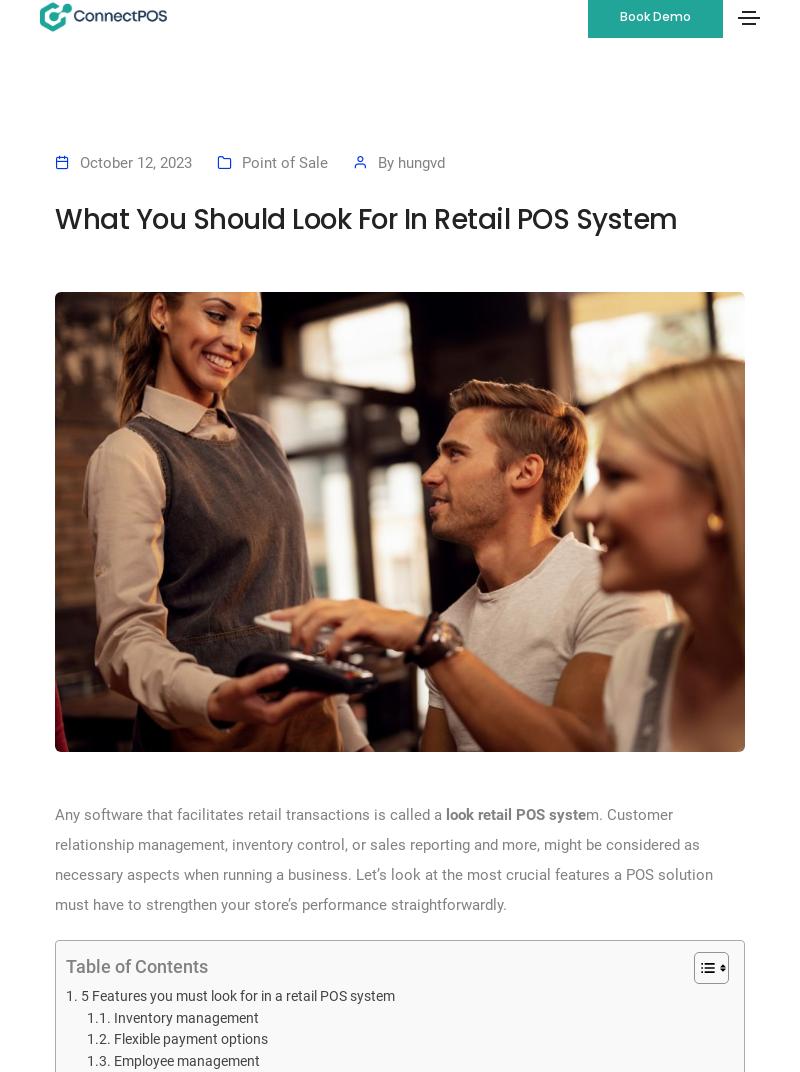 This screenshot has height=1072, width=800. Describe the element at coordinates (191, 1038) in the screenshot. I see `'Flexible payment options'` at that location.